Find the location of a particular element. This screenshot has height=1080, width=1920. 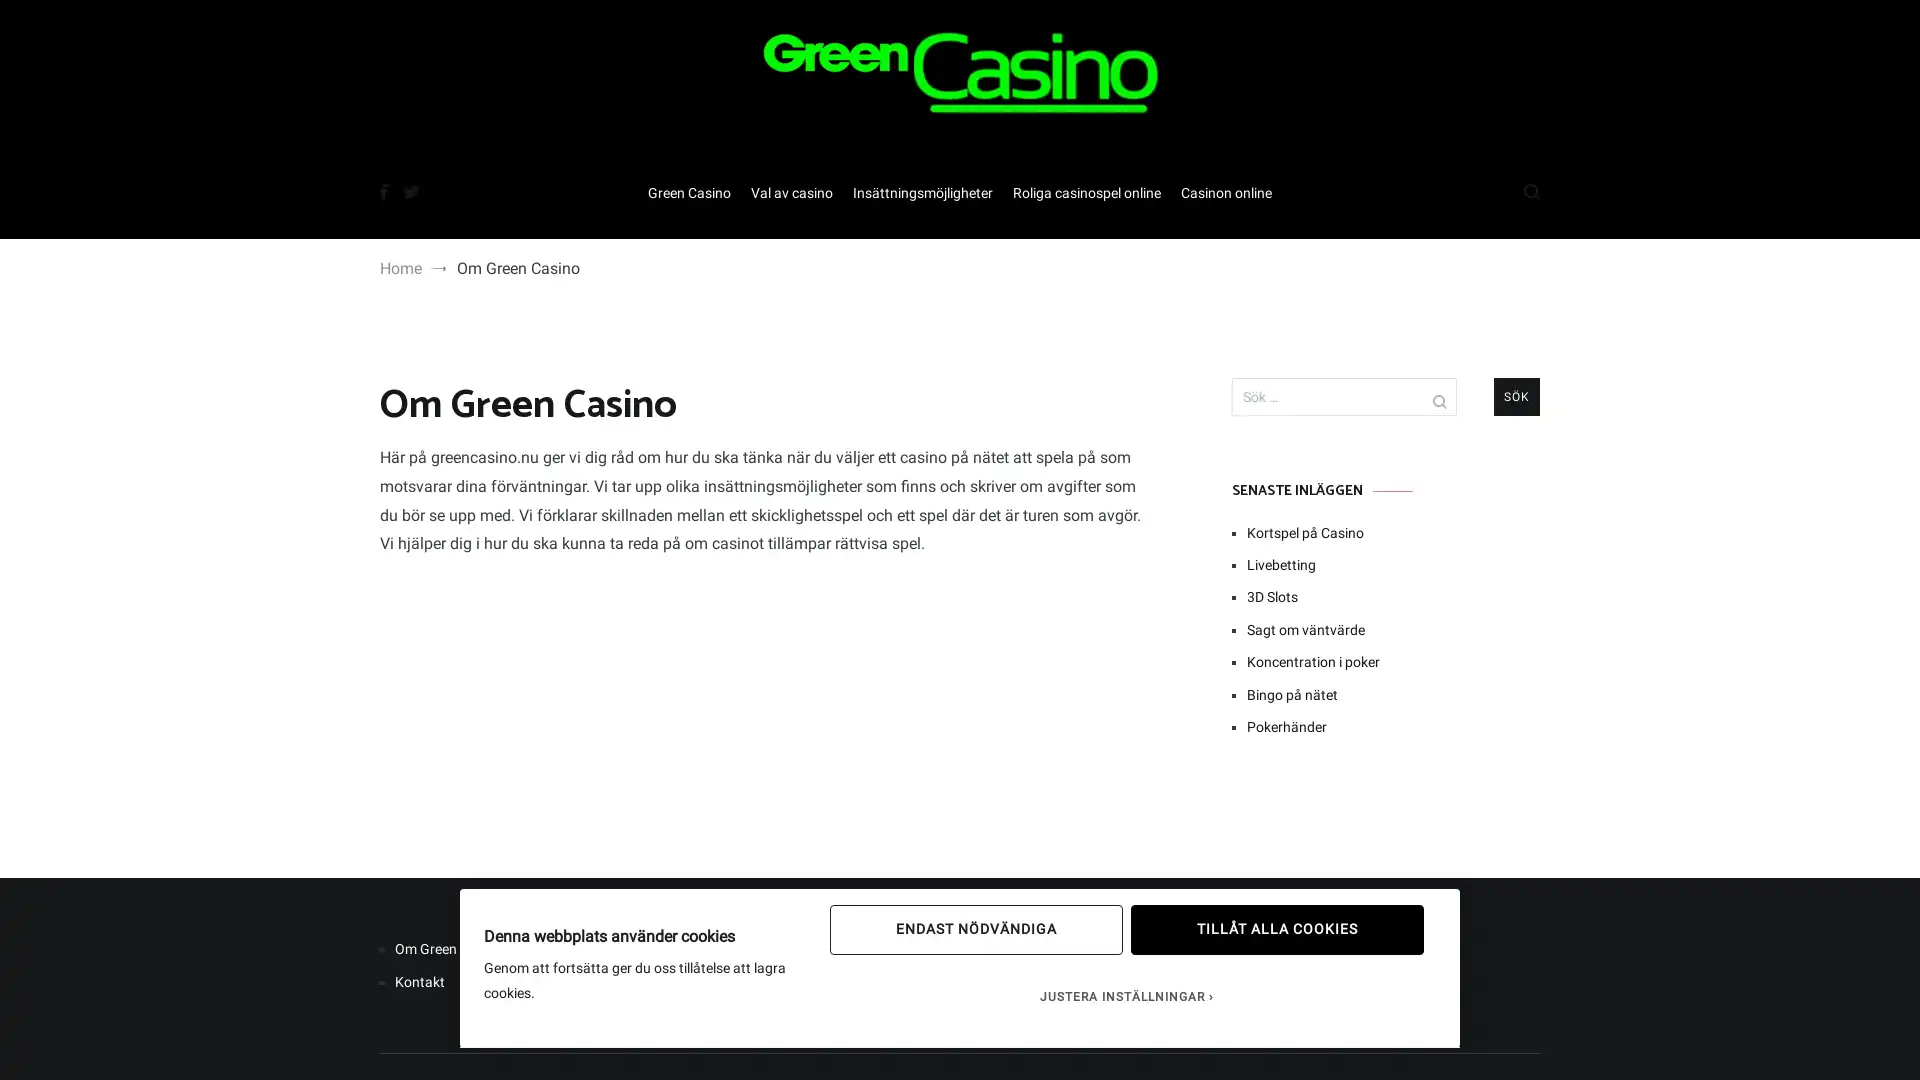

TILLAT ALLA COOKIES is located at coordinates (1275, 929).